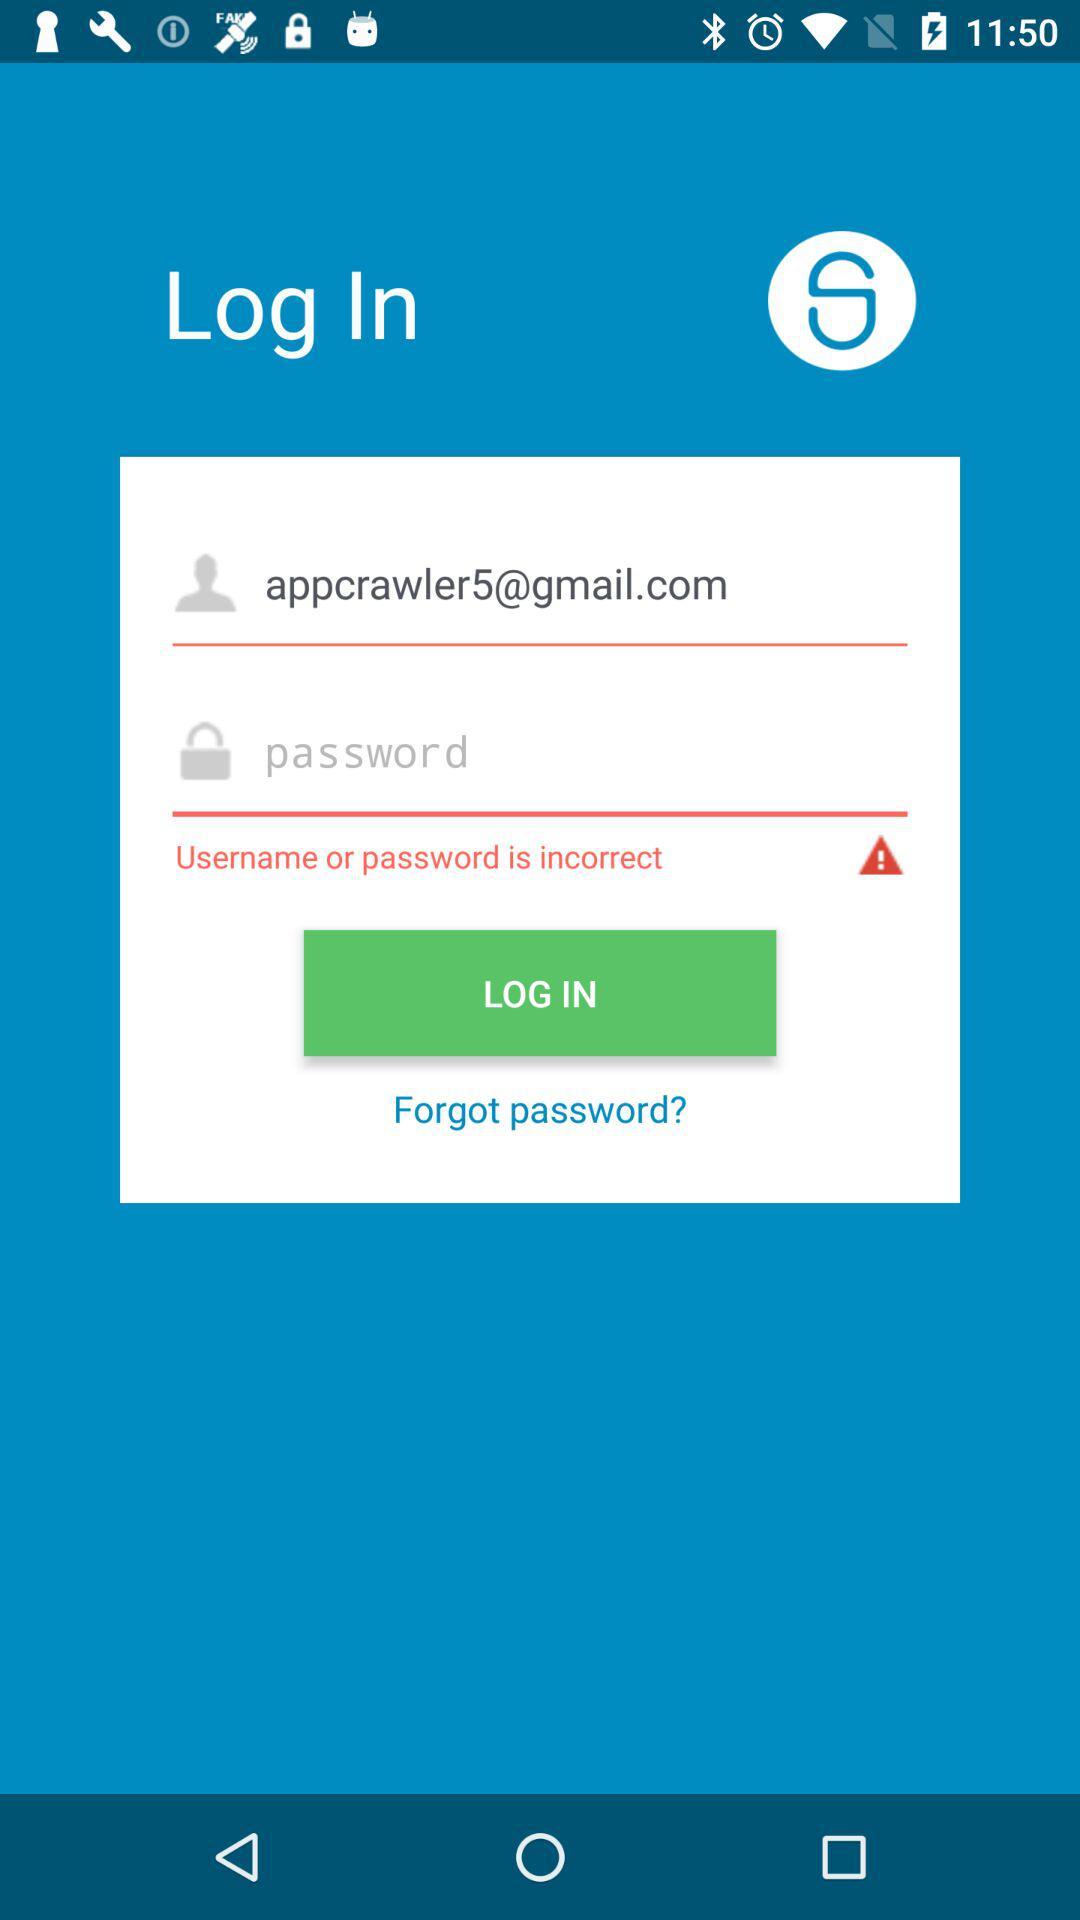 This screenshot has height=1920, width=1080. Describe the element at coordinates (540, 1107) in the screenshot. I see `forgot password? icon` at that location.